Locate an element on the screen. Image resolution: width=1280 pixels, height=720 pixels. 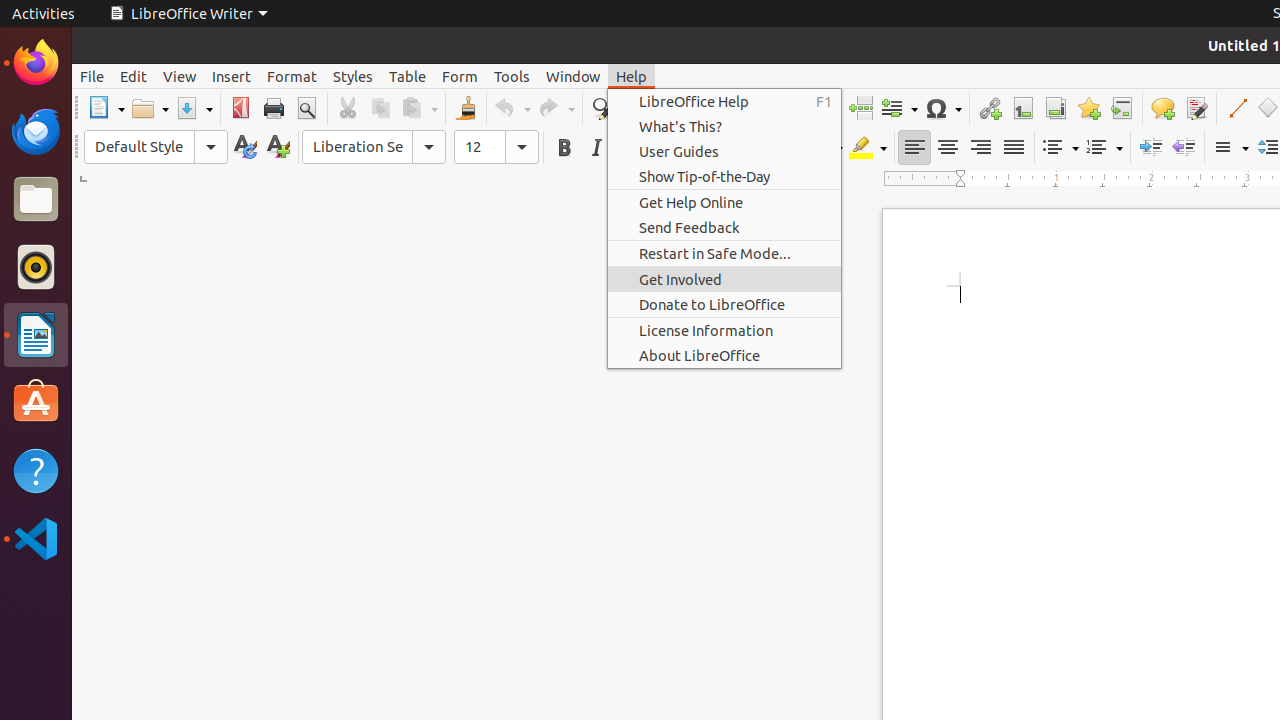
'Show Tip-of-the-Day' is located at coordinates (723, 175).